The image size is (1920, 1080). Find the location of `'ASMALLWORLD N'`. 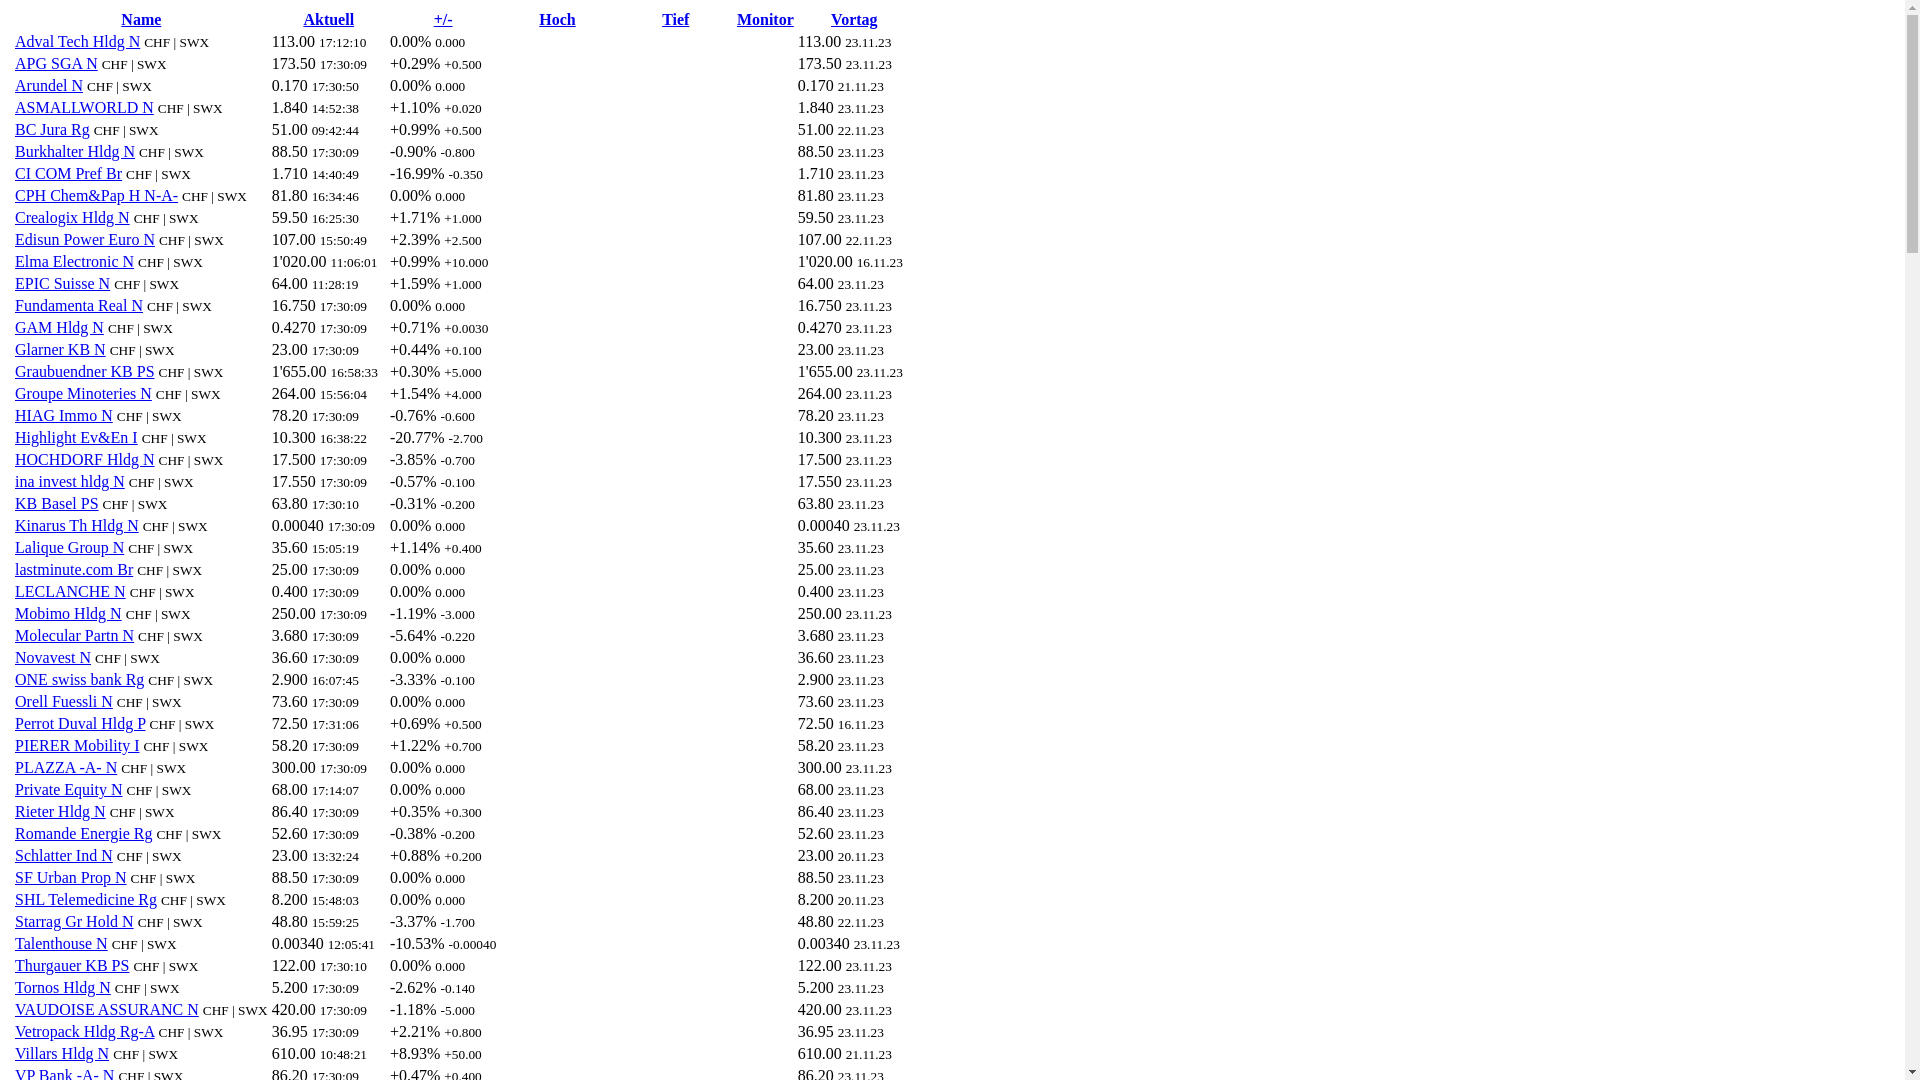

'ASMALLWORLD N' is located at coordinates (83, 107).